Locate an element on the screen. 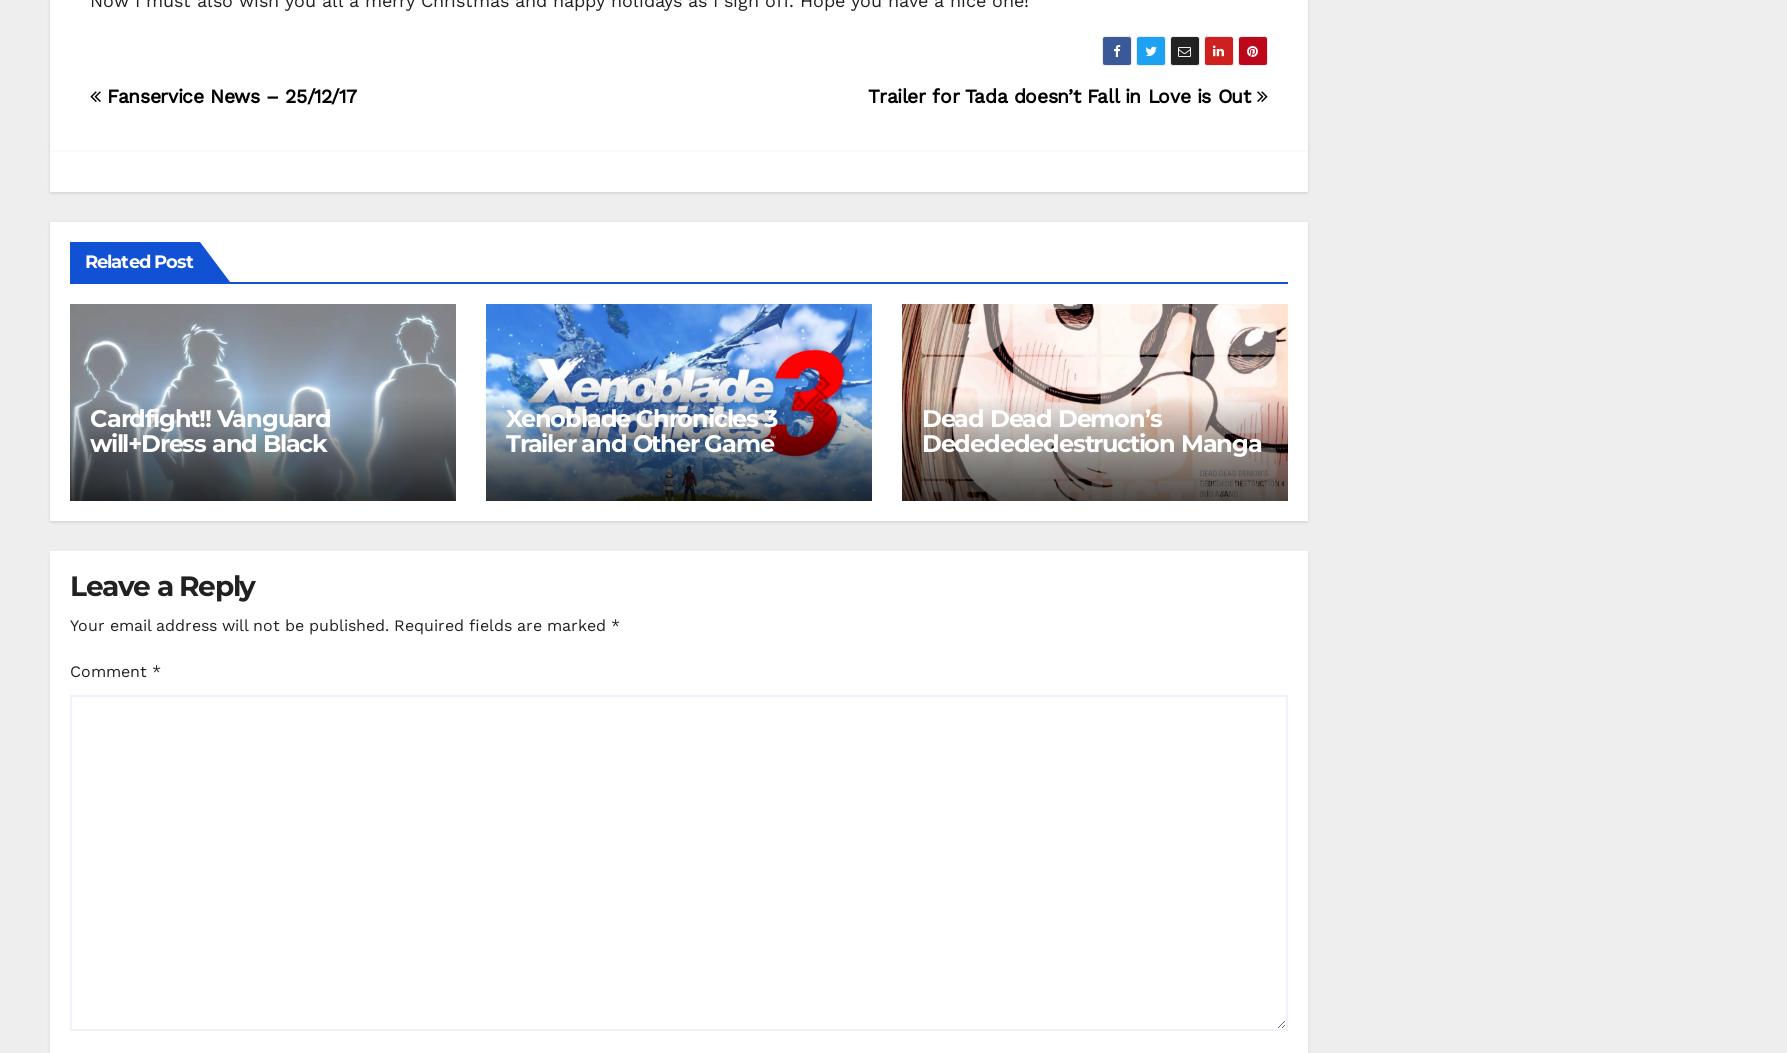 This screenshot has height=1053, width=1787. 'Xenoblade Chronicles 3 Trailer and Other Game Trailers' is located at coordinates (505, 441).